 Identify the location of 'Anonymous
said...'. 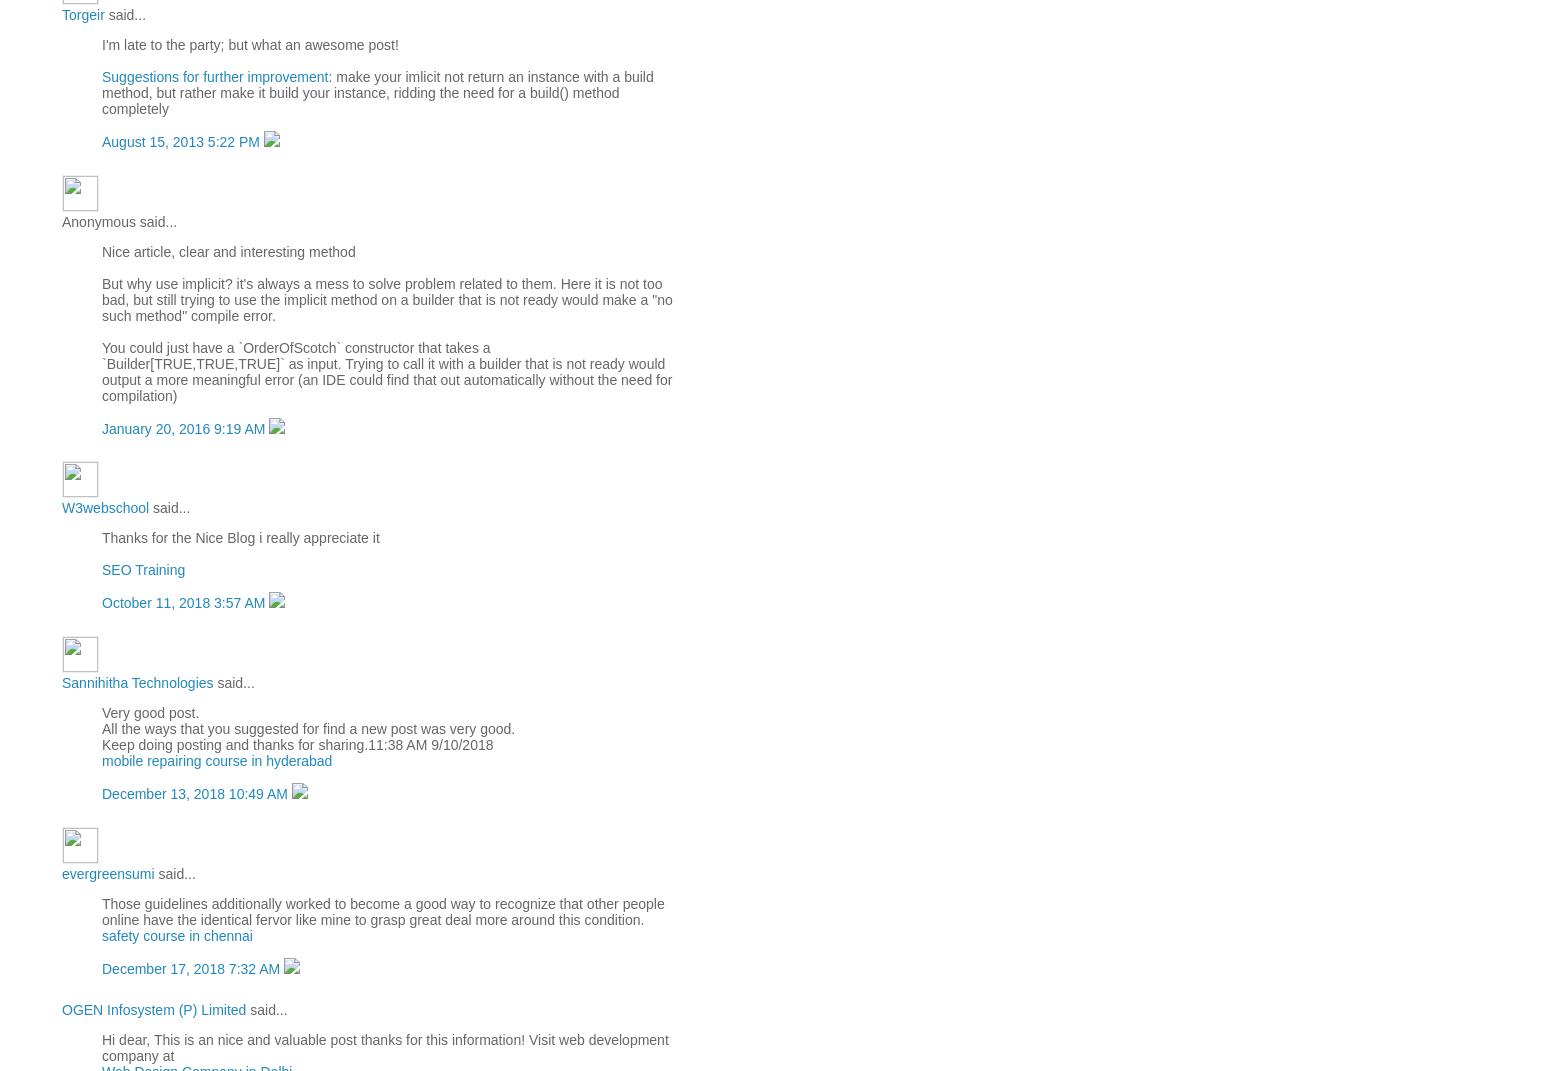
(118, 219).